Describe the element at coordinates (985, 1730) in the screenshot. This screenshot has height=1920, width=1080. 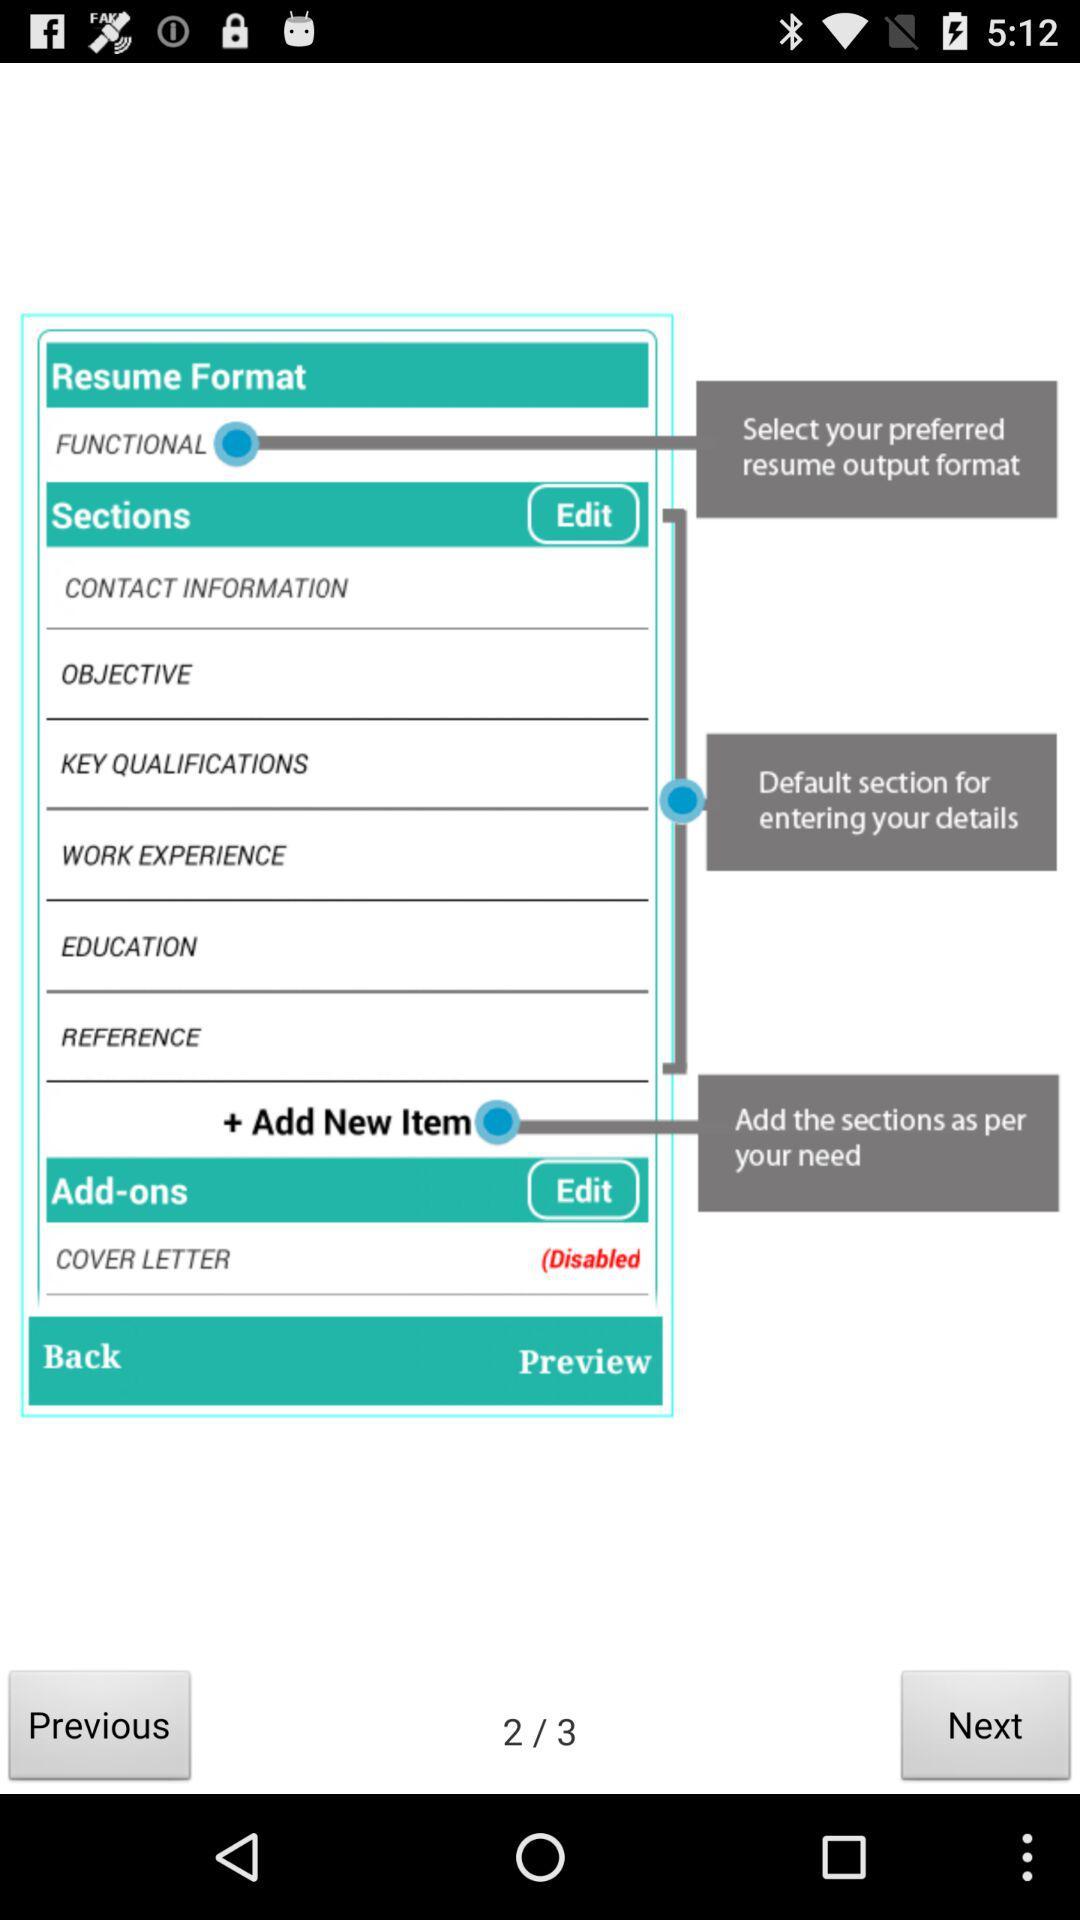
I see `the item at the bottom right corner` at that location.